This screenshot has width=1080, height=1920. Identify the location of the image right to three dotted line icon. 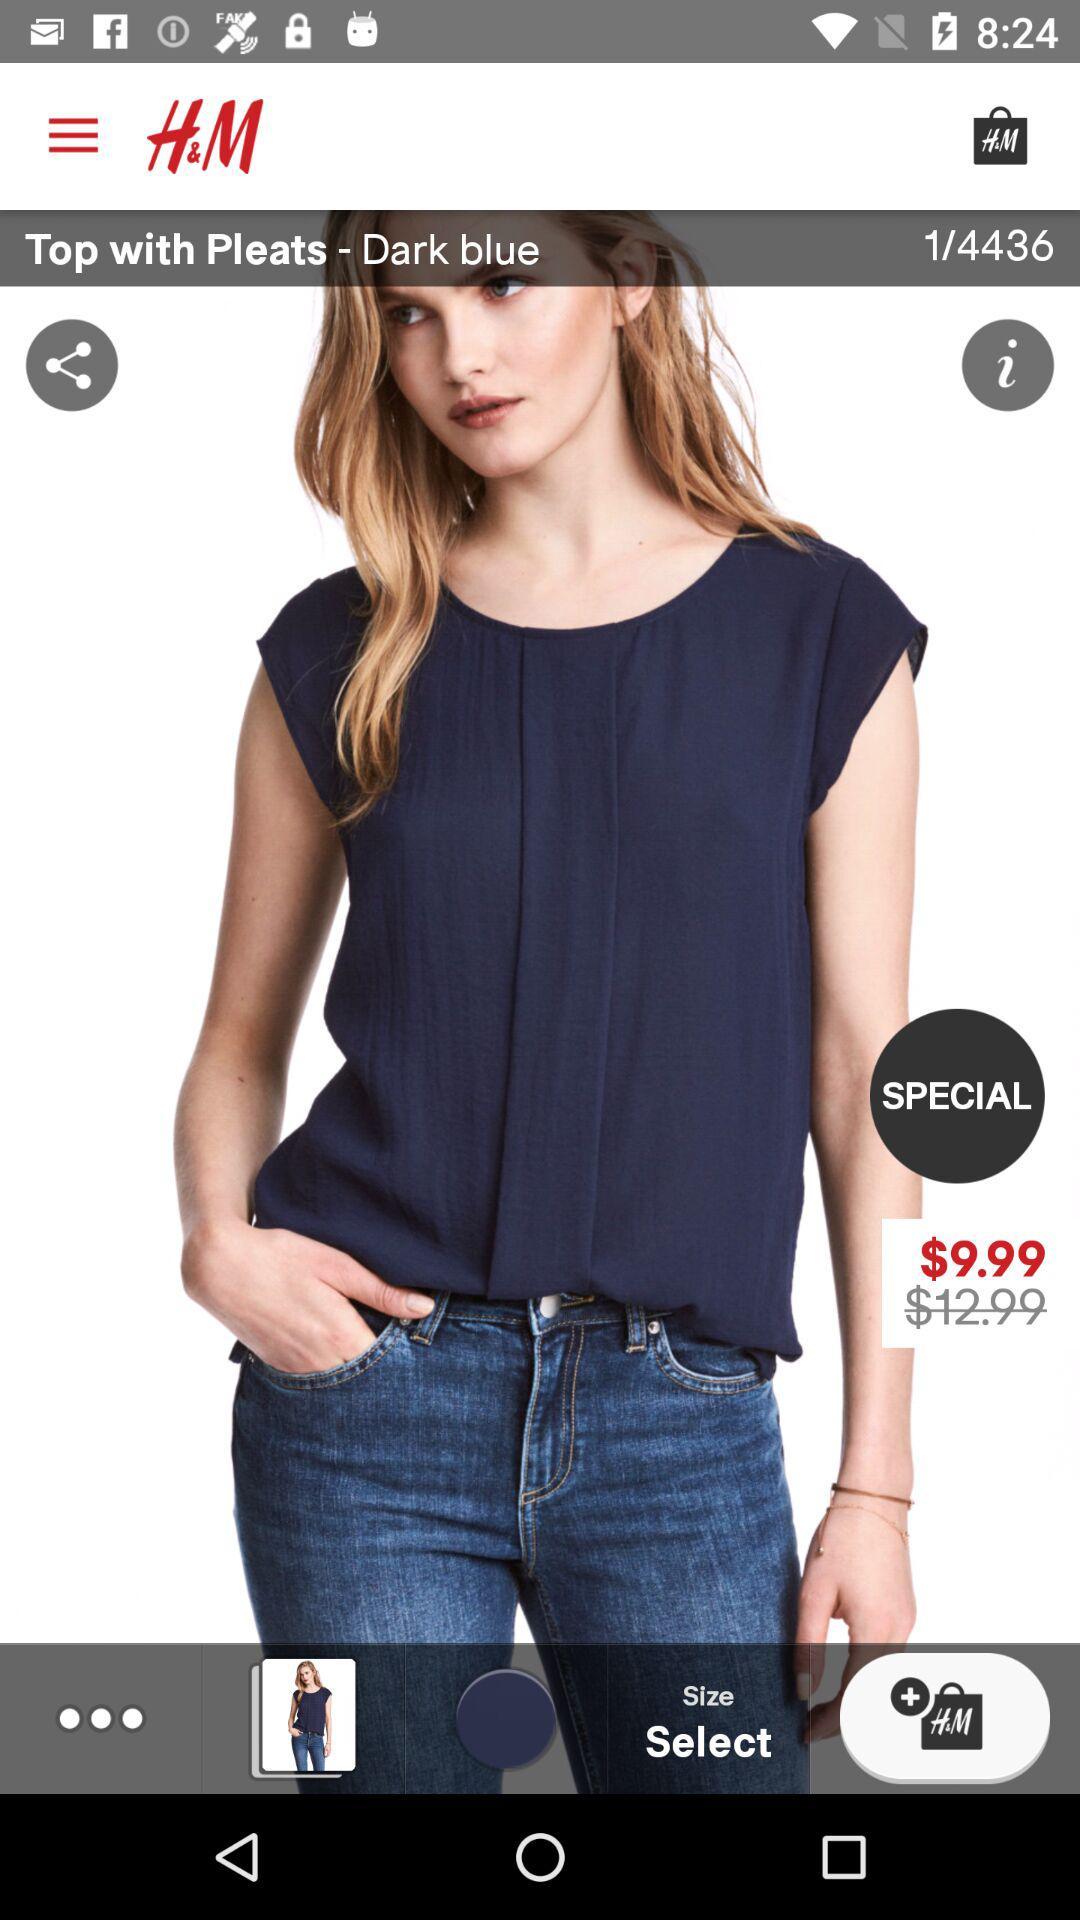
(303, 1717).